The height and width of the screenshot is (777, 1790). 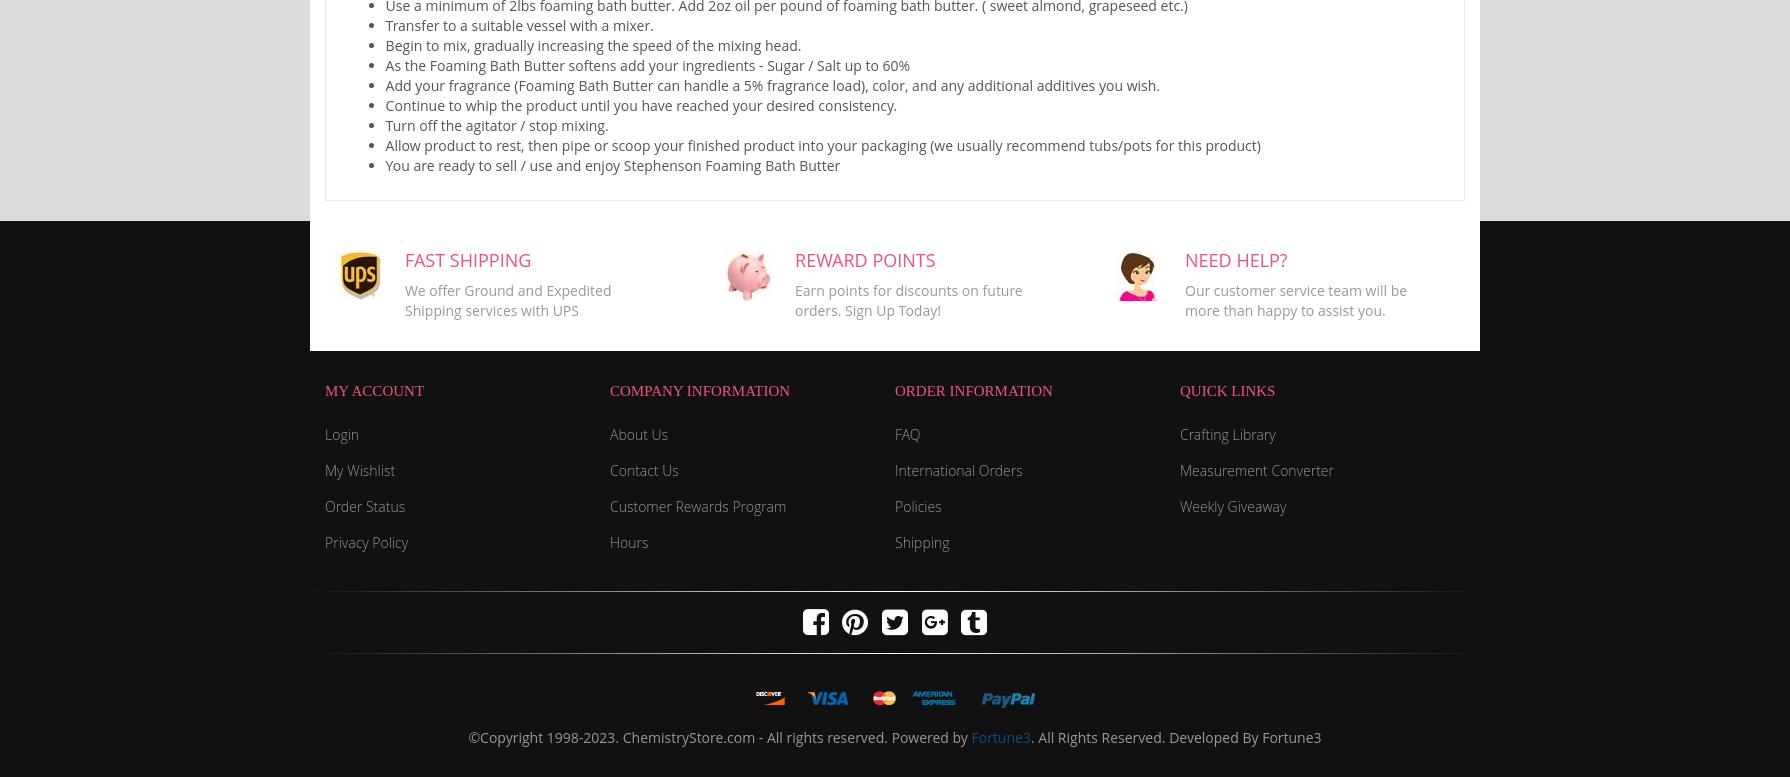 What do you see at coordinates (973, 388) in the screenshot?
I see `'Order Information'` at bounding box center [973, 388].